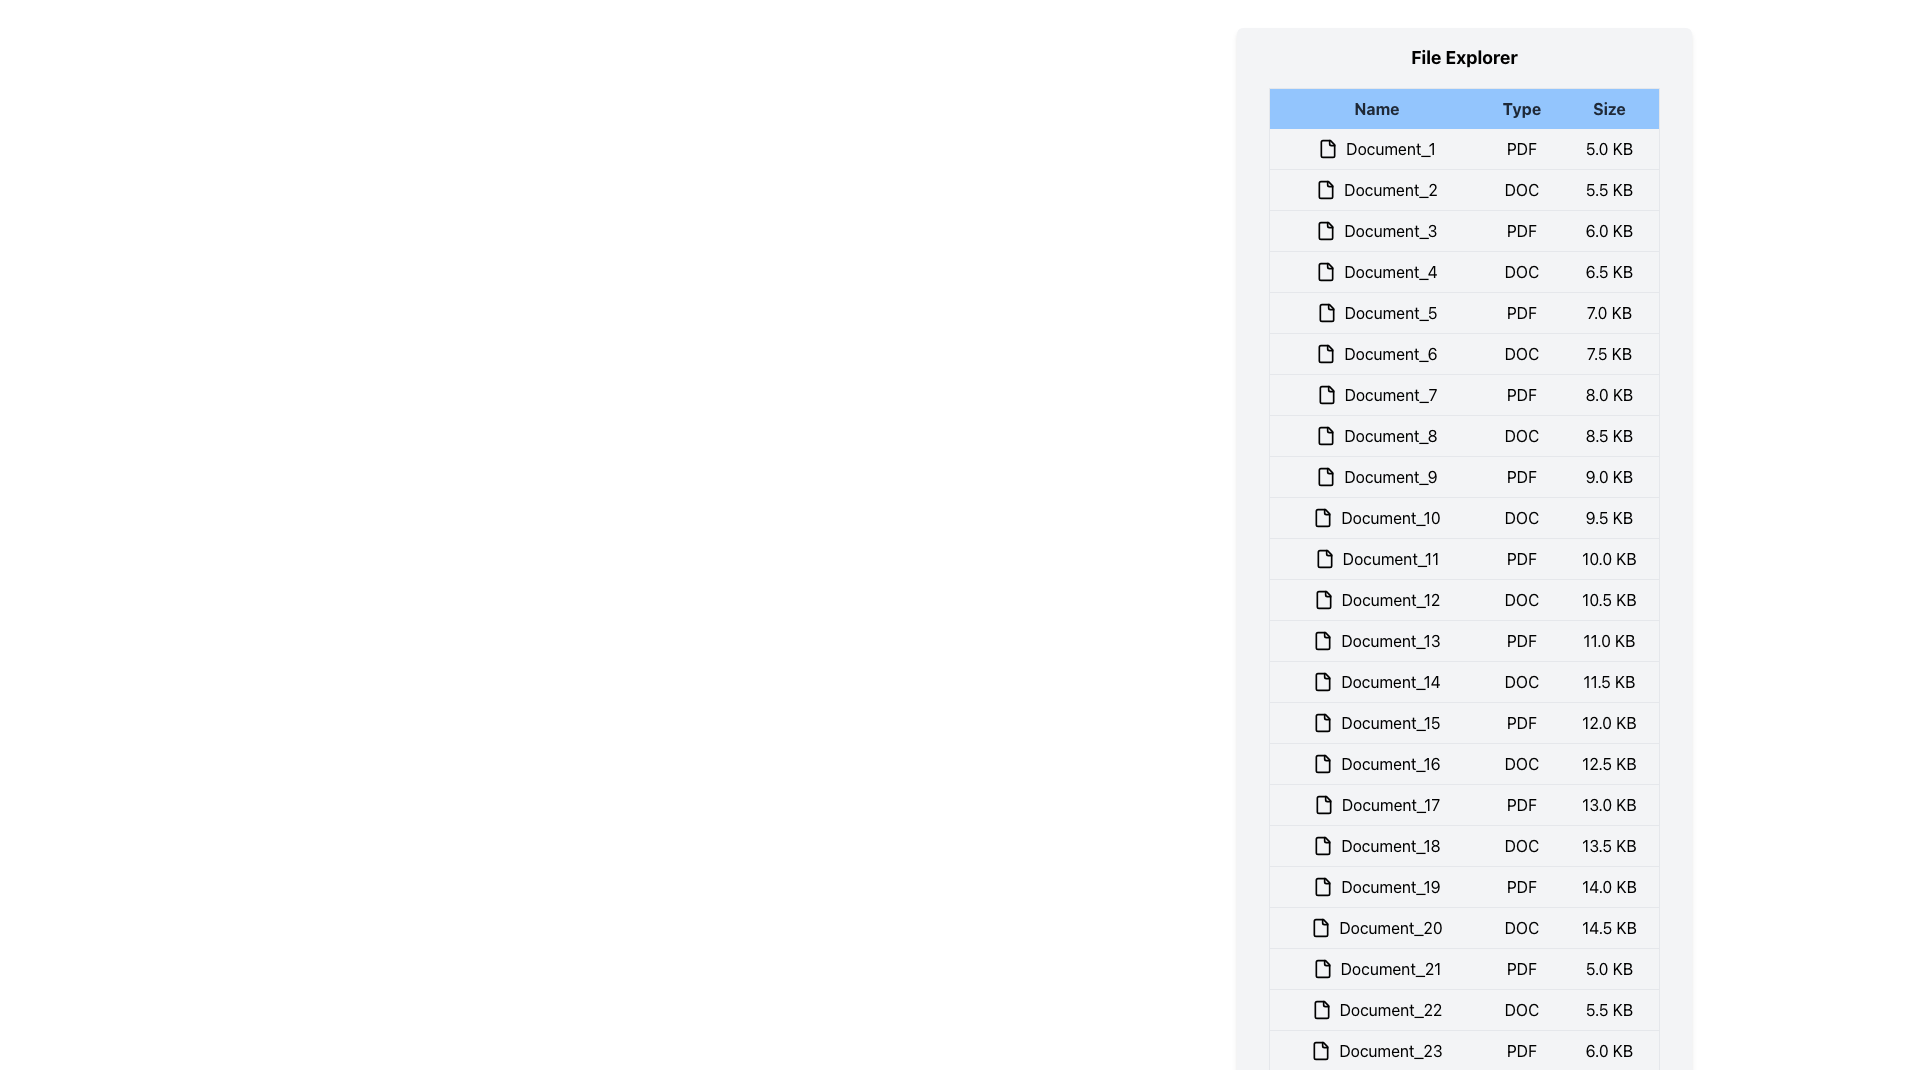  Describe the element at coordinates (1326, 394) in the screenshot. I see `the document icon labeled 'Document_7' in the seventh row of the file explorer interface` at that location.